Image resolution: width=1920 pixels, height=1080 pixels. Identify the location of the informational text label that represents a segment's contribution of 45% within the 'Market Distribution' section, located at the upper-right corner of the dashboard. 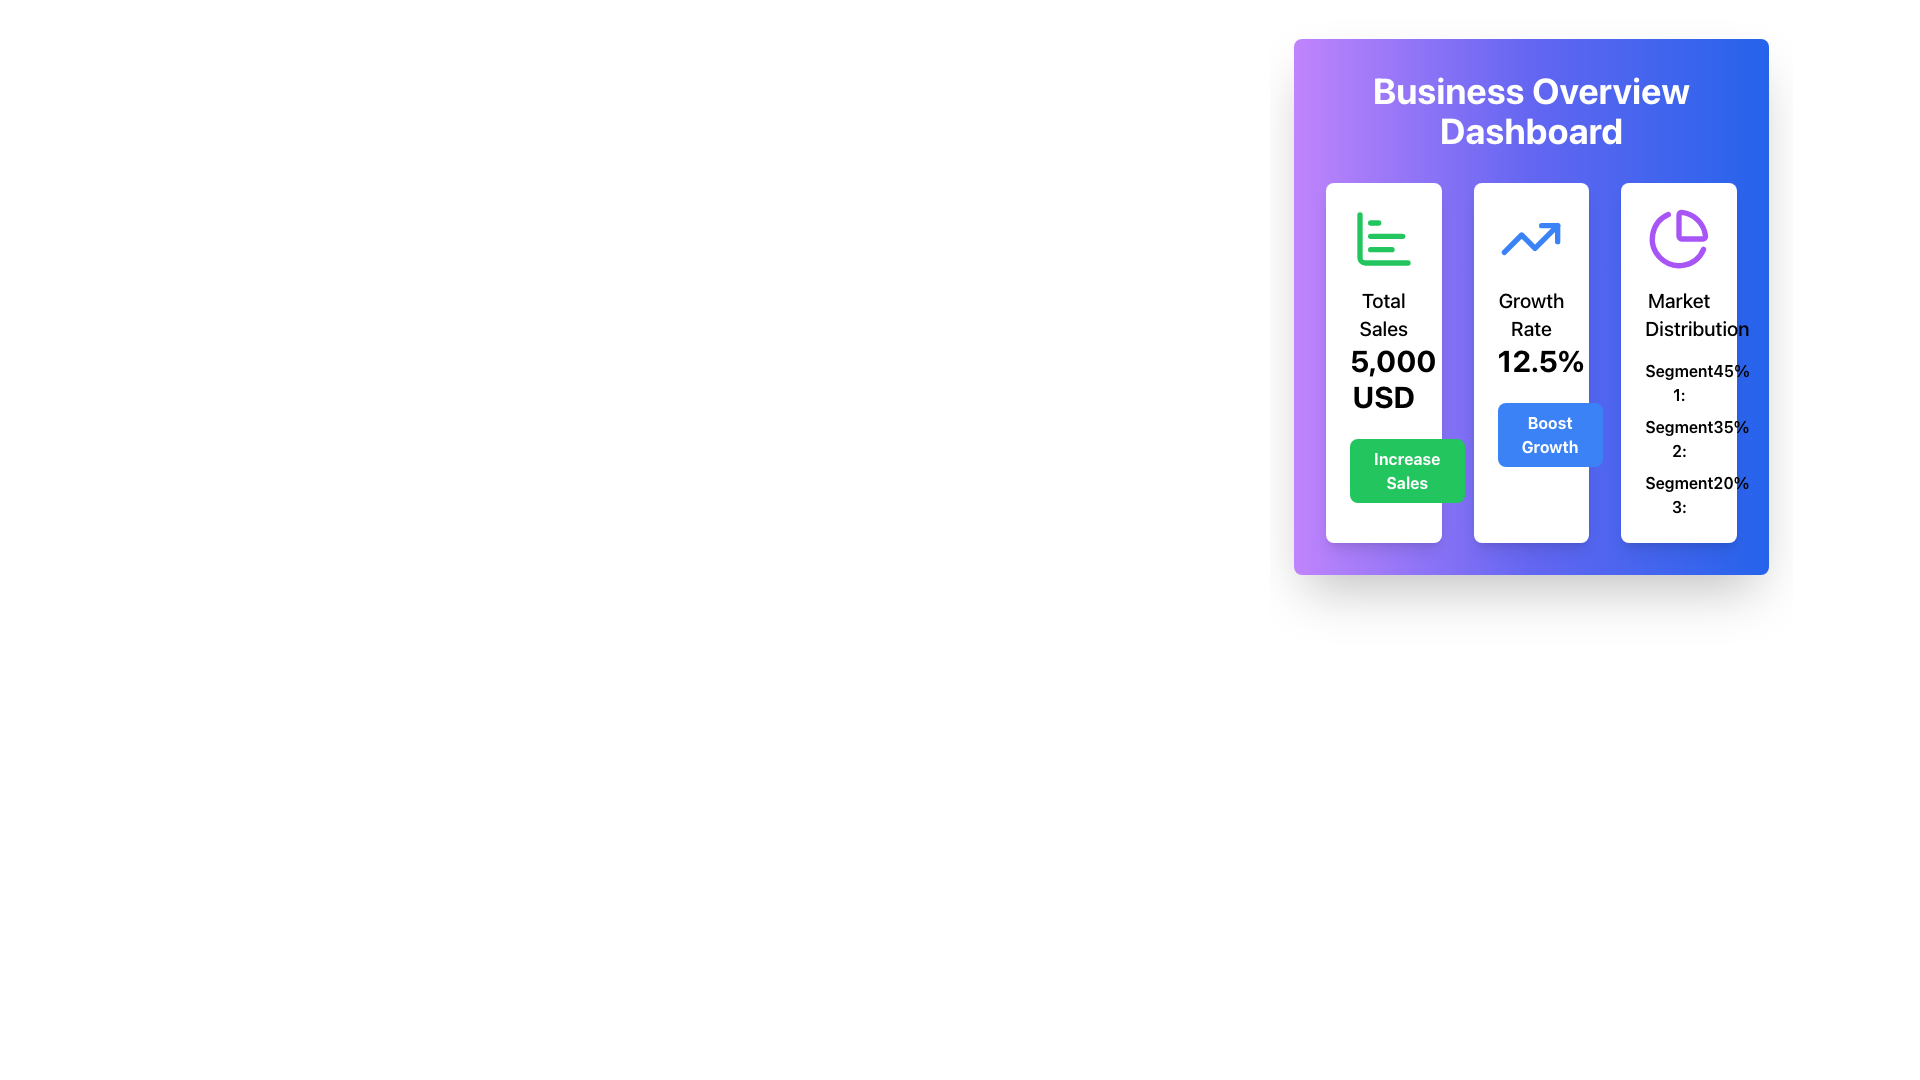
(1679, 382).